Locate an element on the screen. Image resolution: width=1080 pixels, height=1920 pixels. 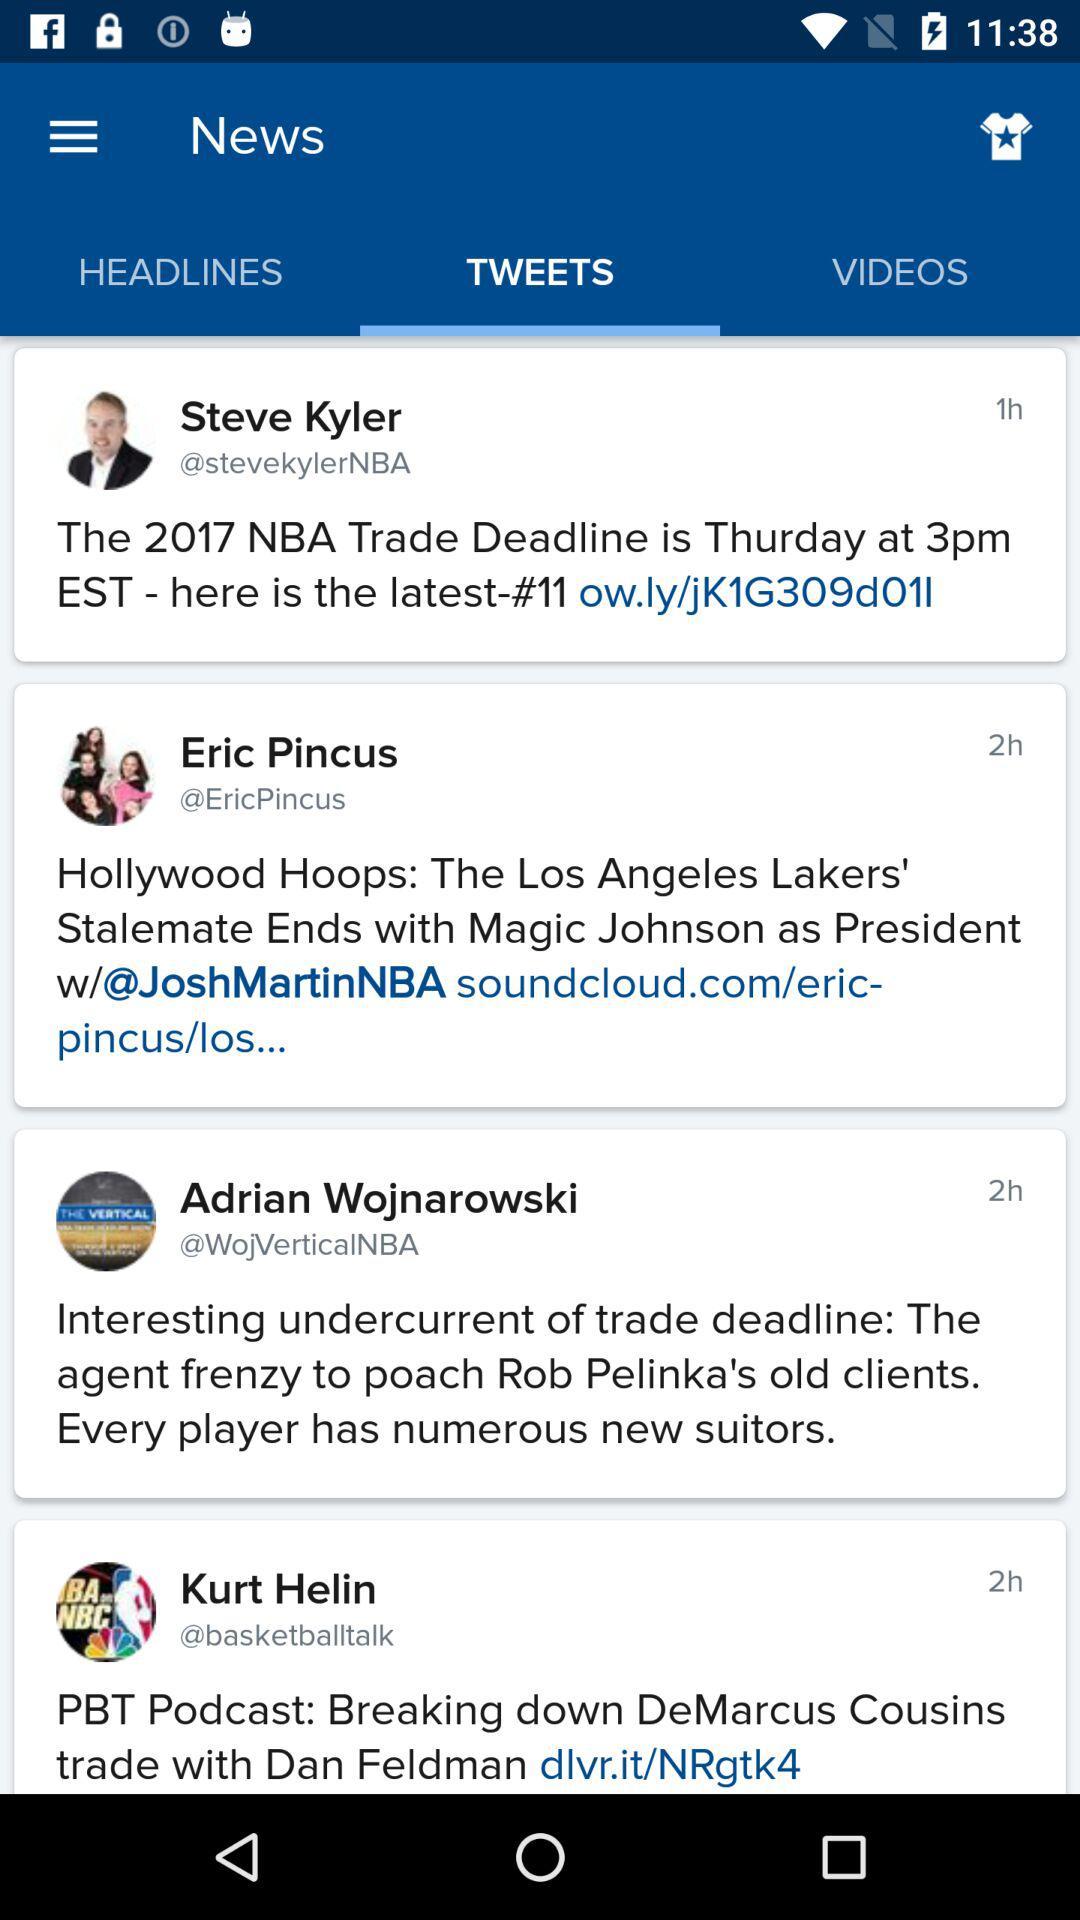
item next to tweets item is located at coordinates (1006, 135).